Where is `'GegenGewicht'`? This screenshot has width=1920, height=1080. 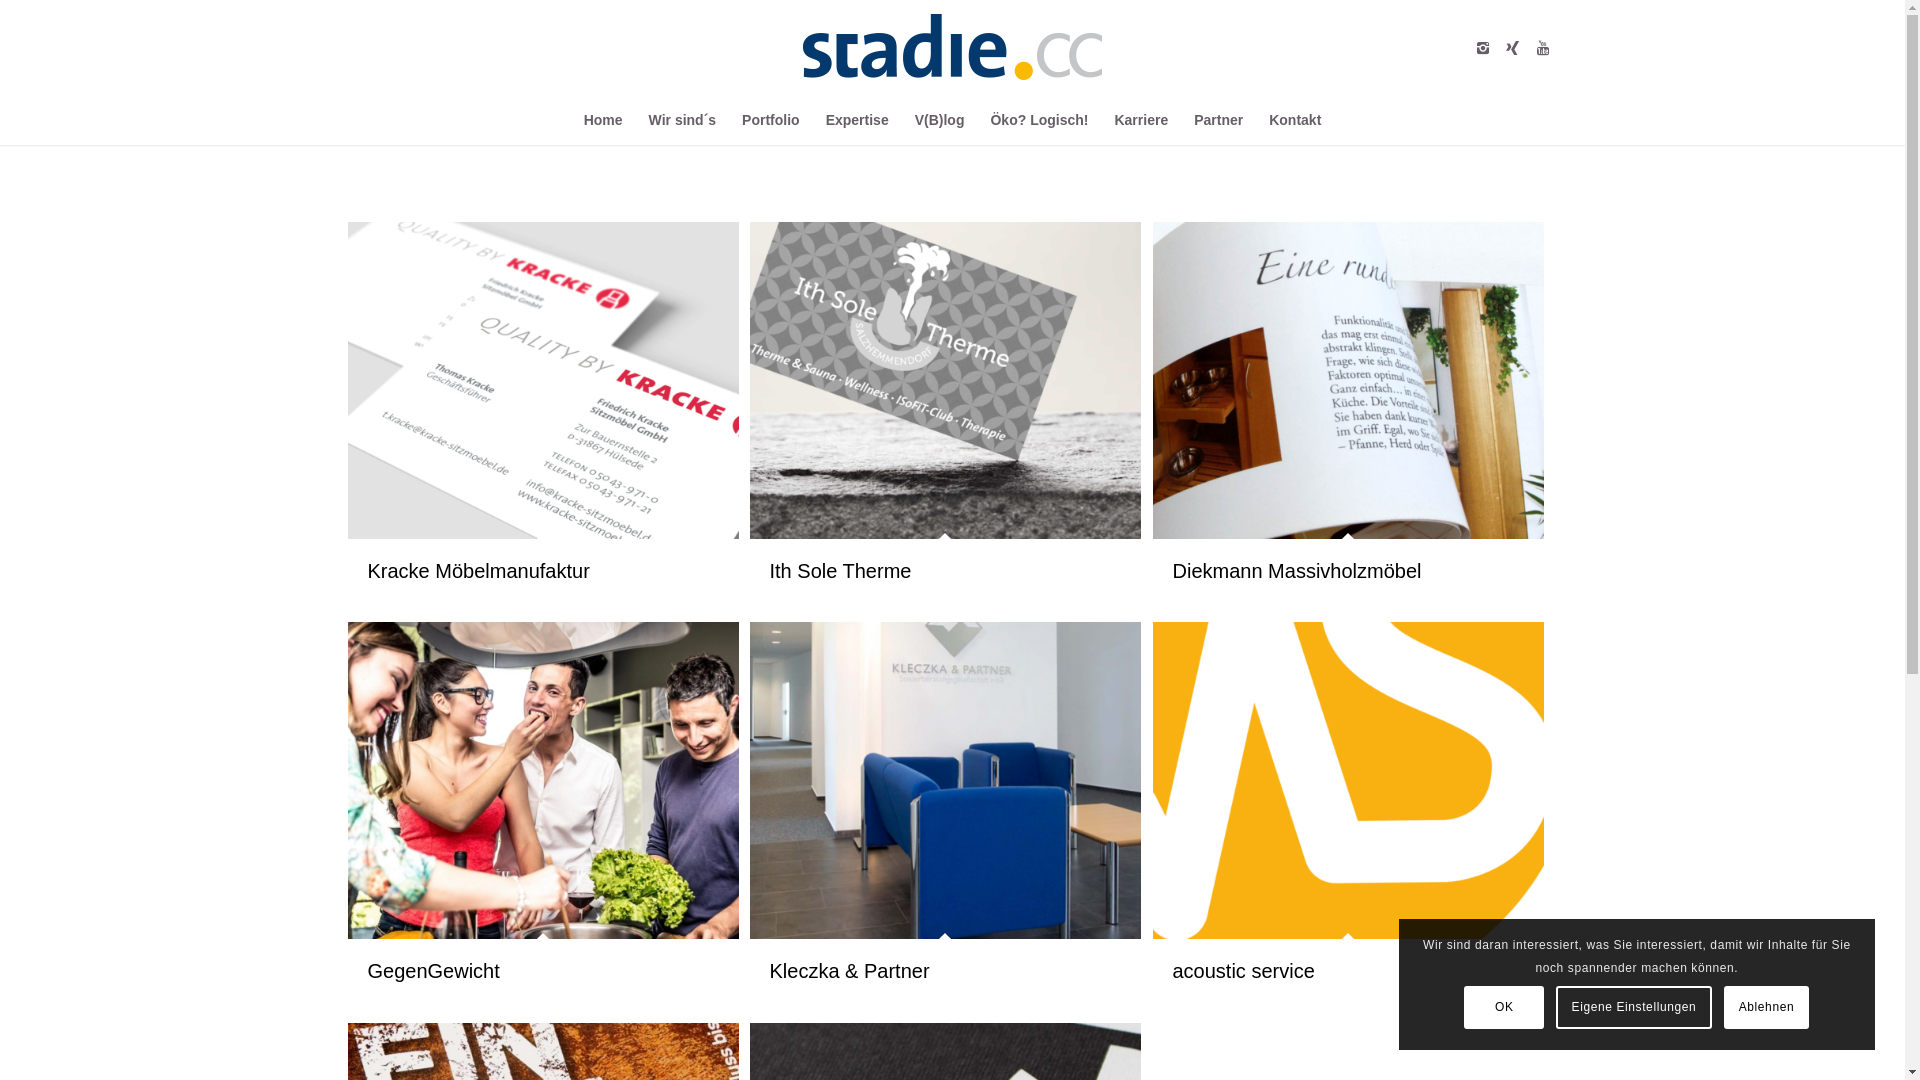 'GegenGewicht' is located at coordinates (432, 970).